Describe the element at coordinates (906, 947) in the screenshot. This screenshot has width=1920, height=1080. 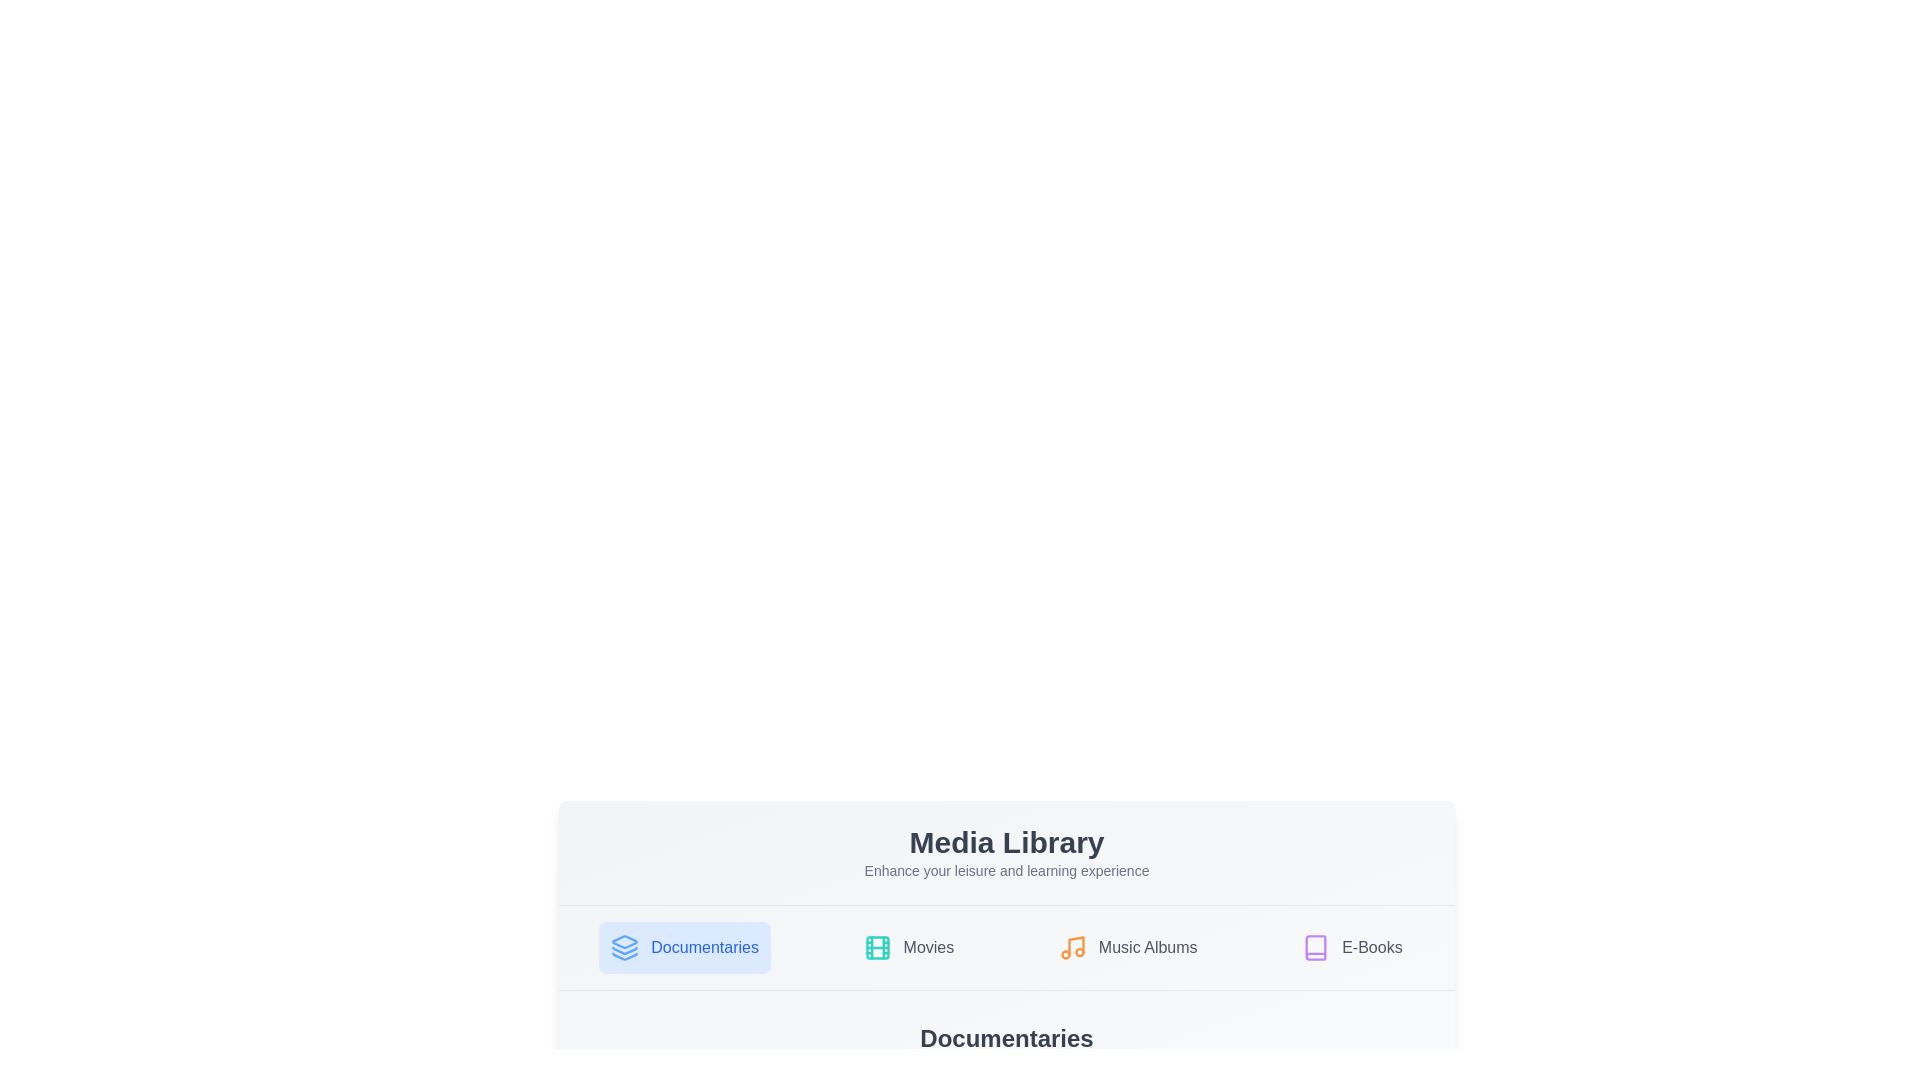
I see `the tab labeled Movies` at that location.